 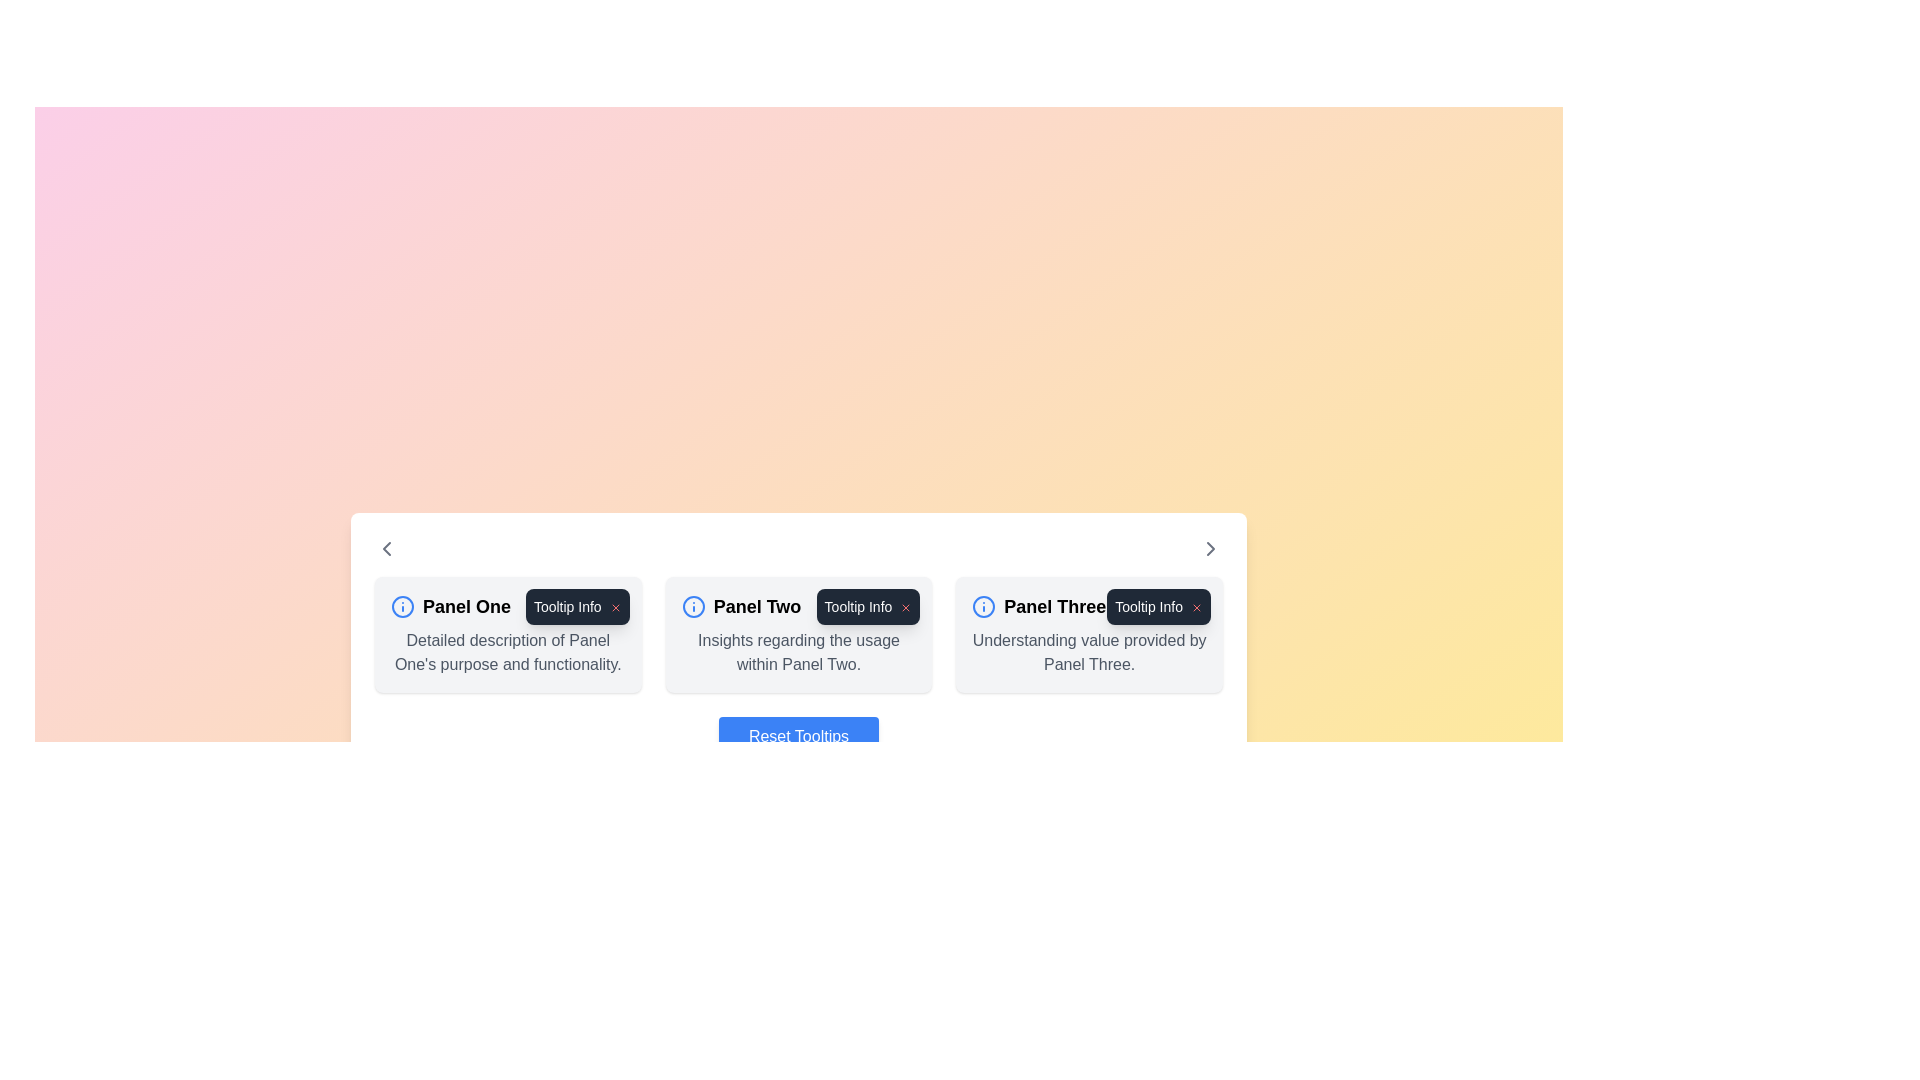 I want to click on the close button for the tooltip associated with 'Panel Three' to hide the tooltip information, so click(x=1196, y=607).